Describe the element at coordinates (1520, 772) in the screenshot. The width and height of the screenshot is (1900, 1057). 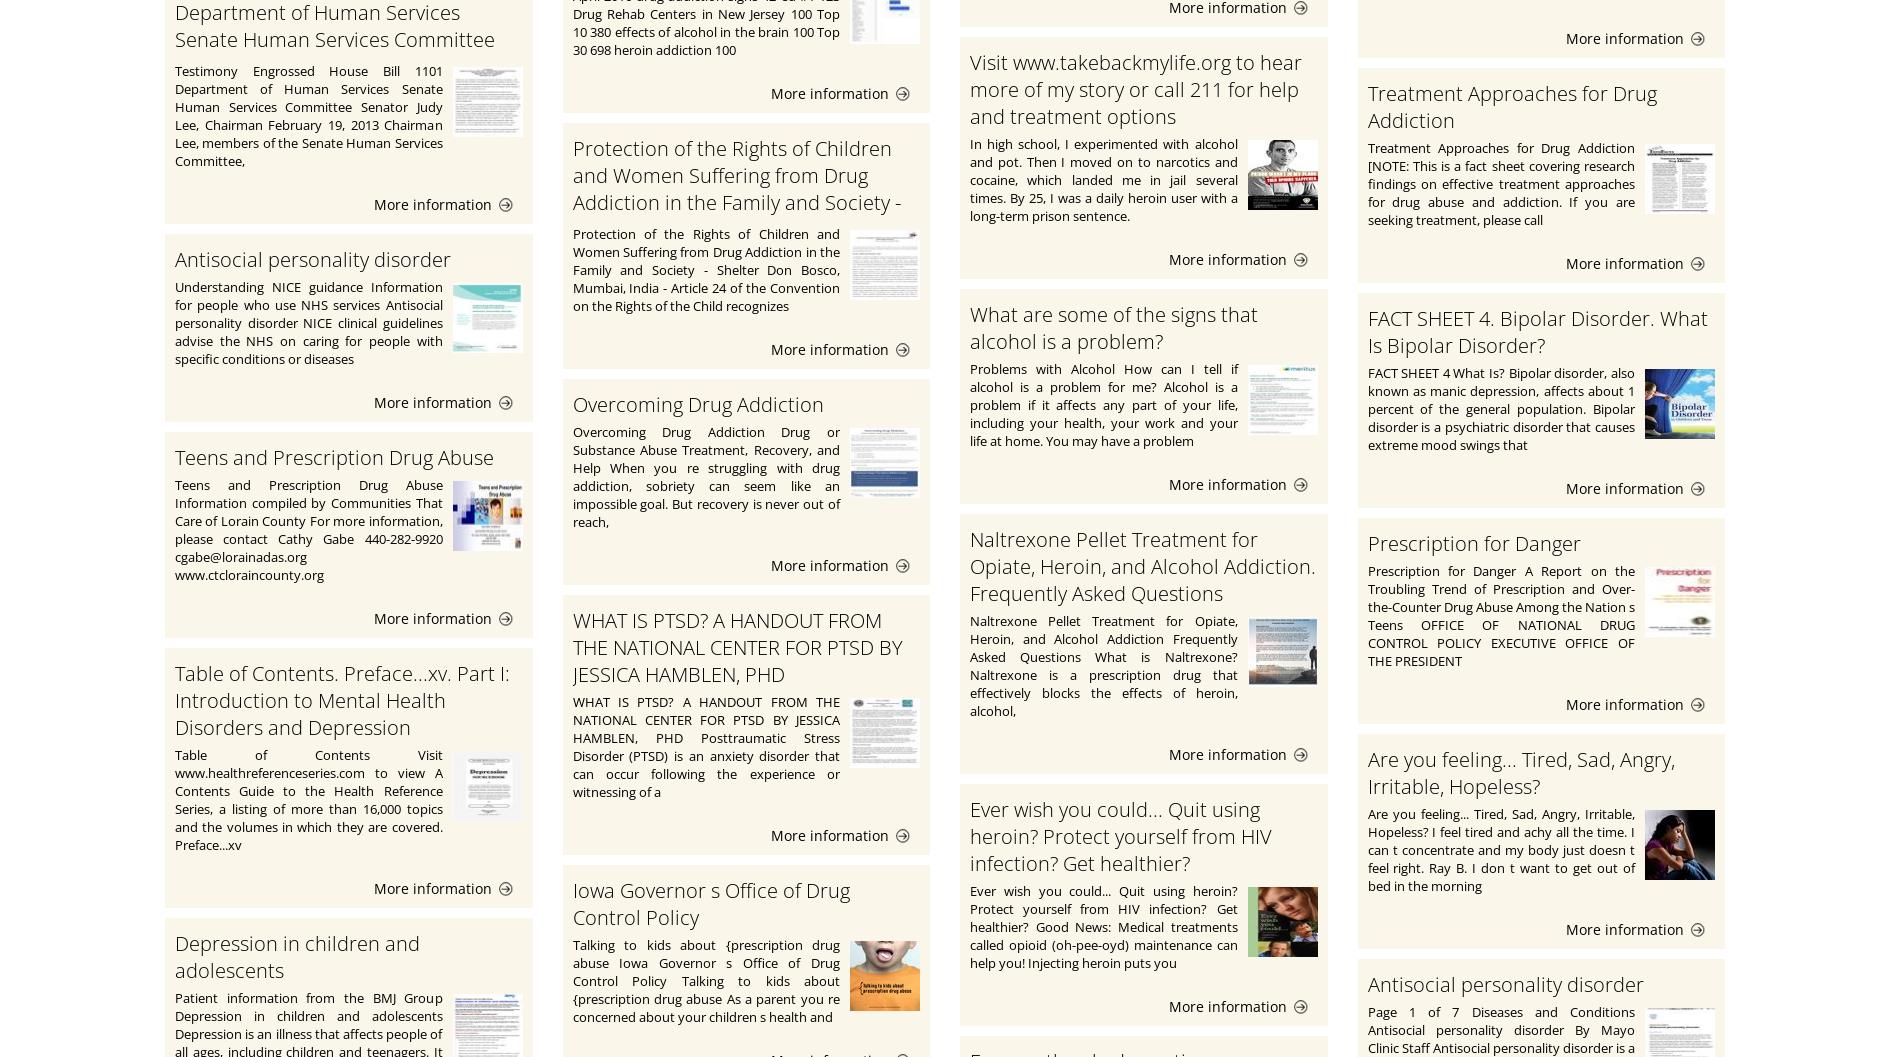
I see `'Are you feeling... Tired, Sad, Angry, Irritable, Hopeless?'` at that location.